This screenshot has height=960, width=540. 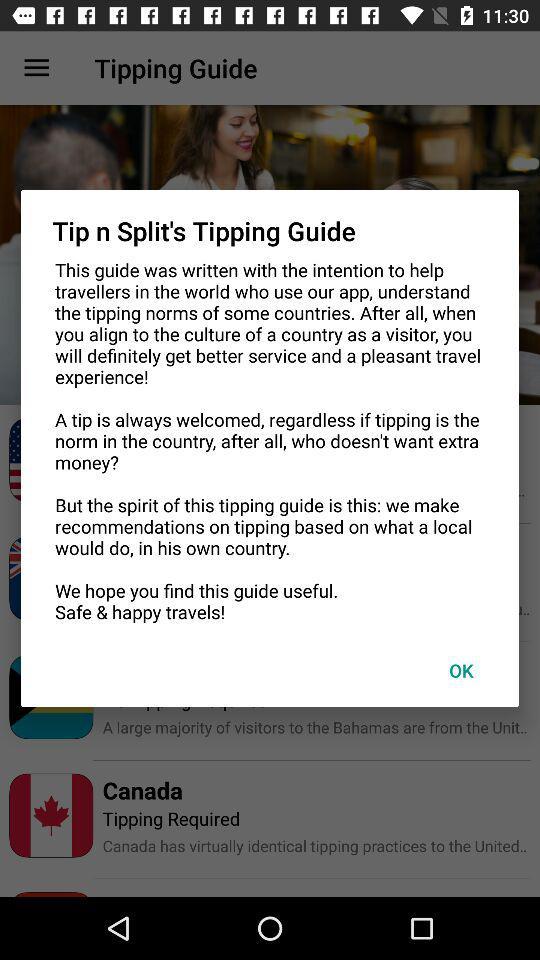 I want to click on ok item, so click(x=461, y=670).